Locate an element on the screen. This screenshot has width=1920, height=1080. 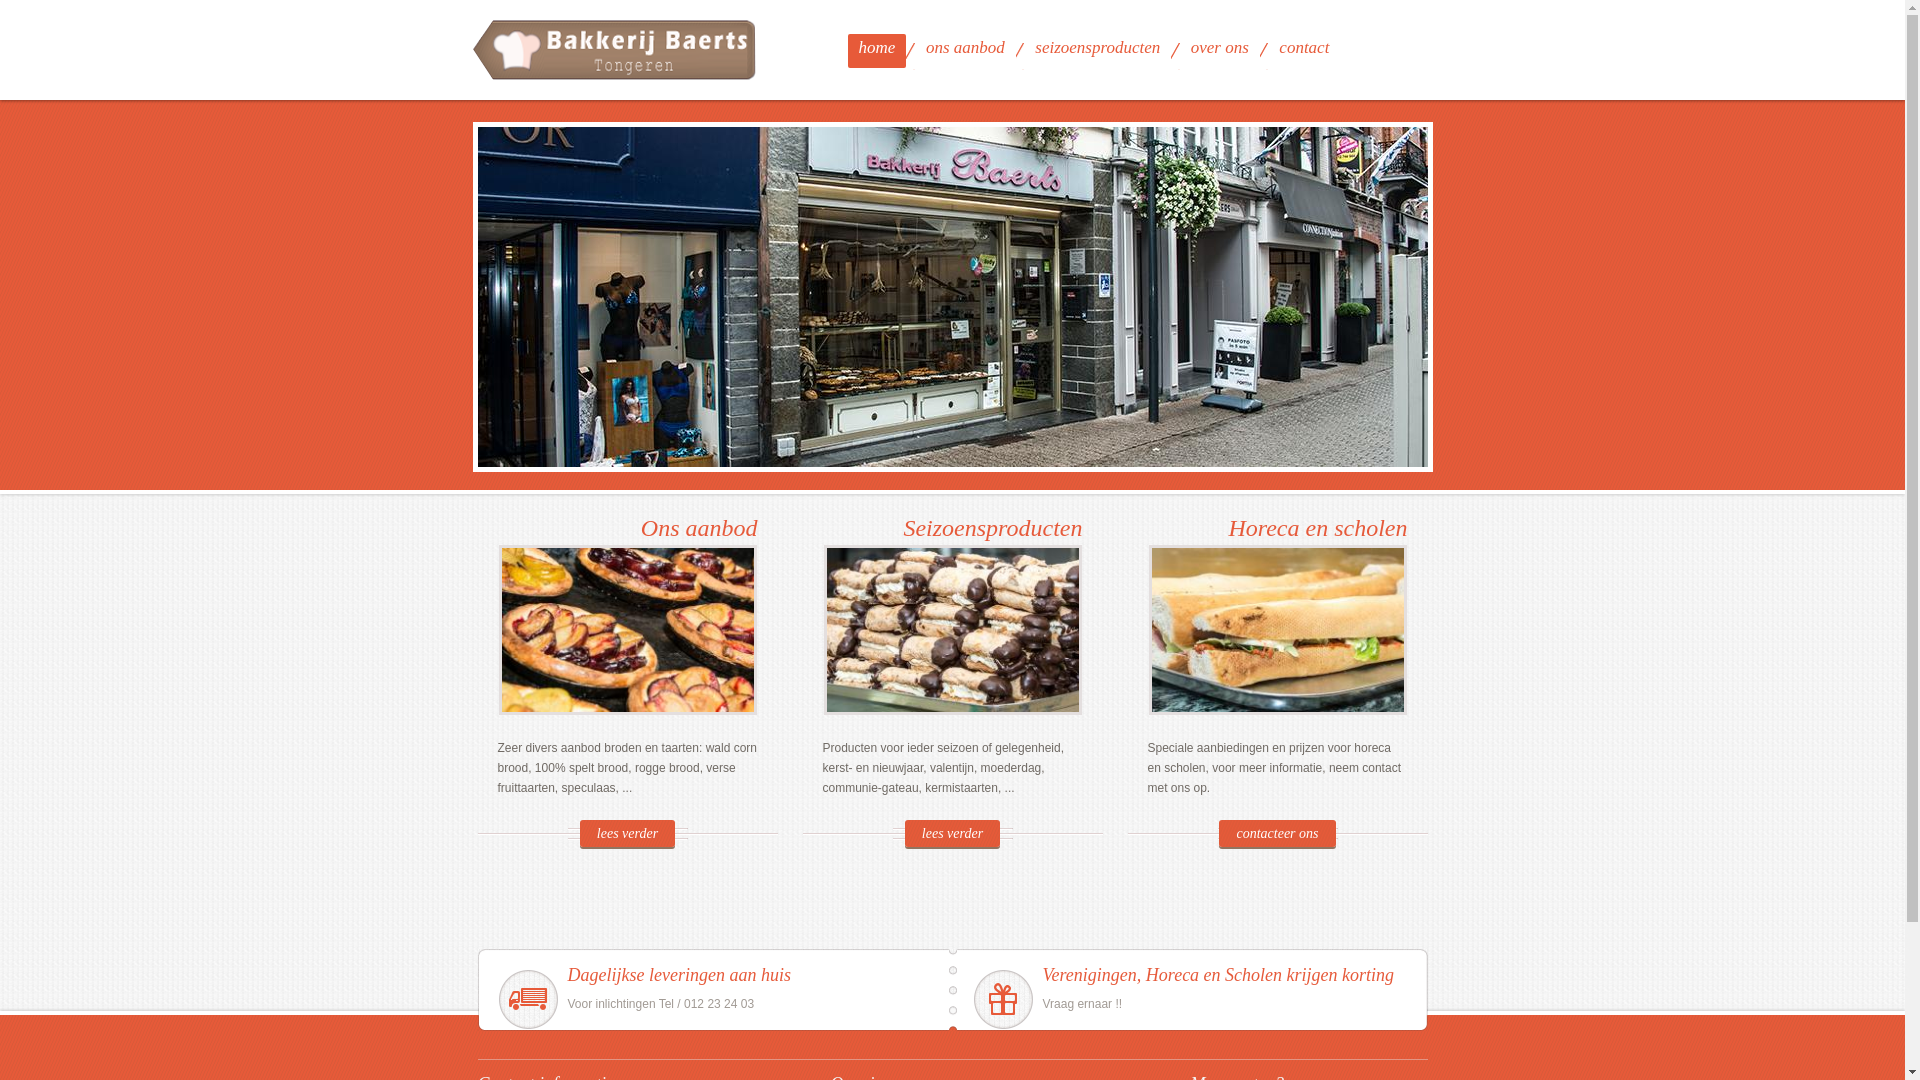
'contact' is located at coordinates (1304, 49).